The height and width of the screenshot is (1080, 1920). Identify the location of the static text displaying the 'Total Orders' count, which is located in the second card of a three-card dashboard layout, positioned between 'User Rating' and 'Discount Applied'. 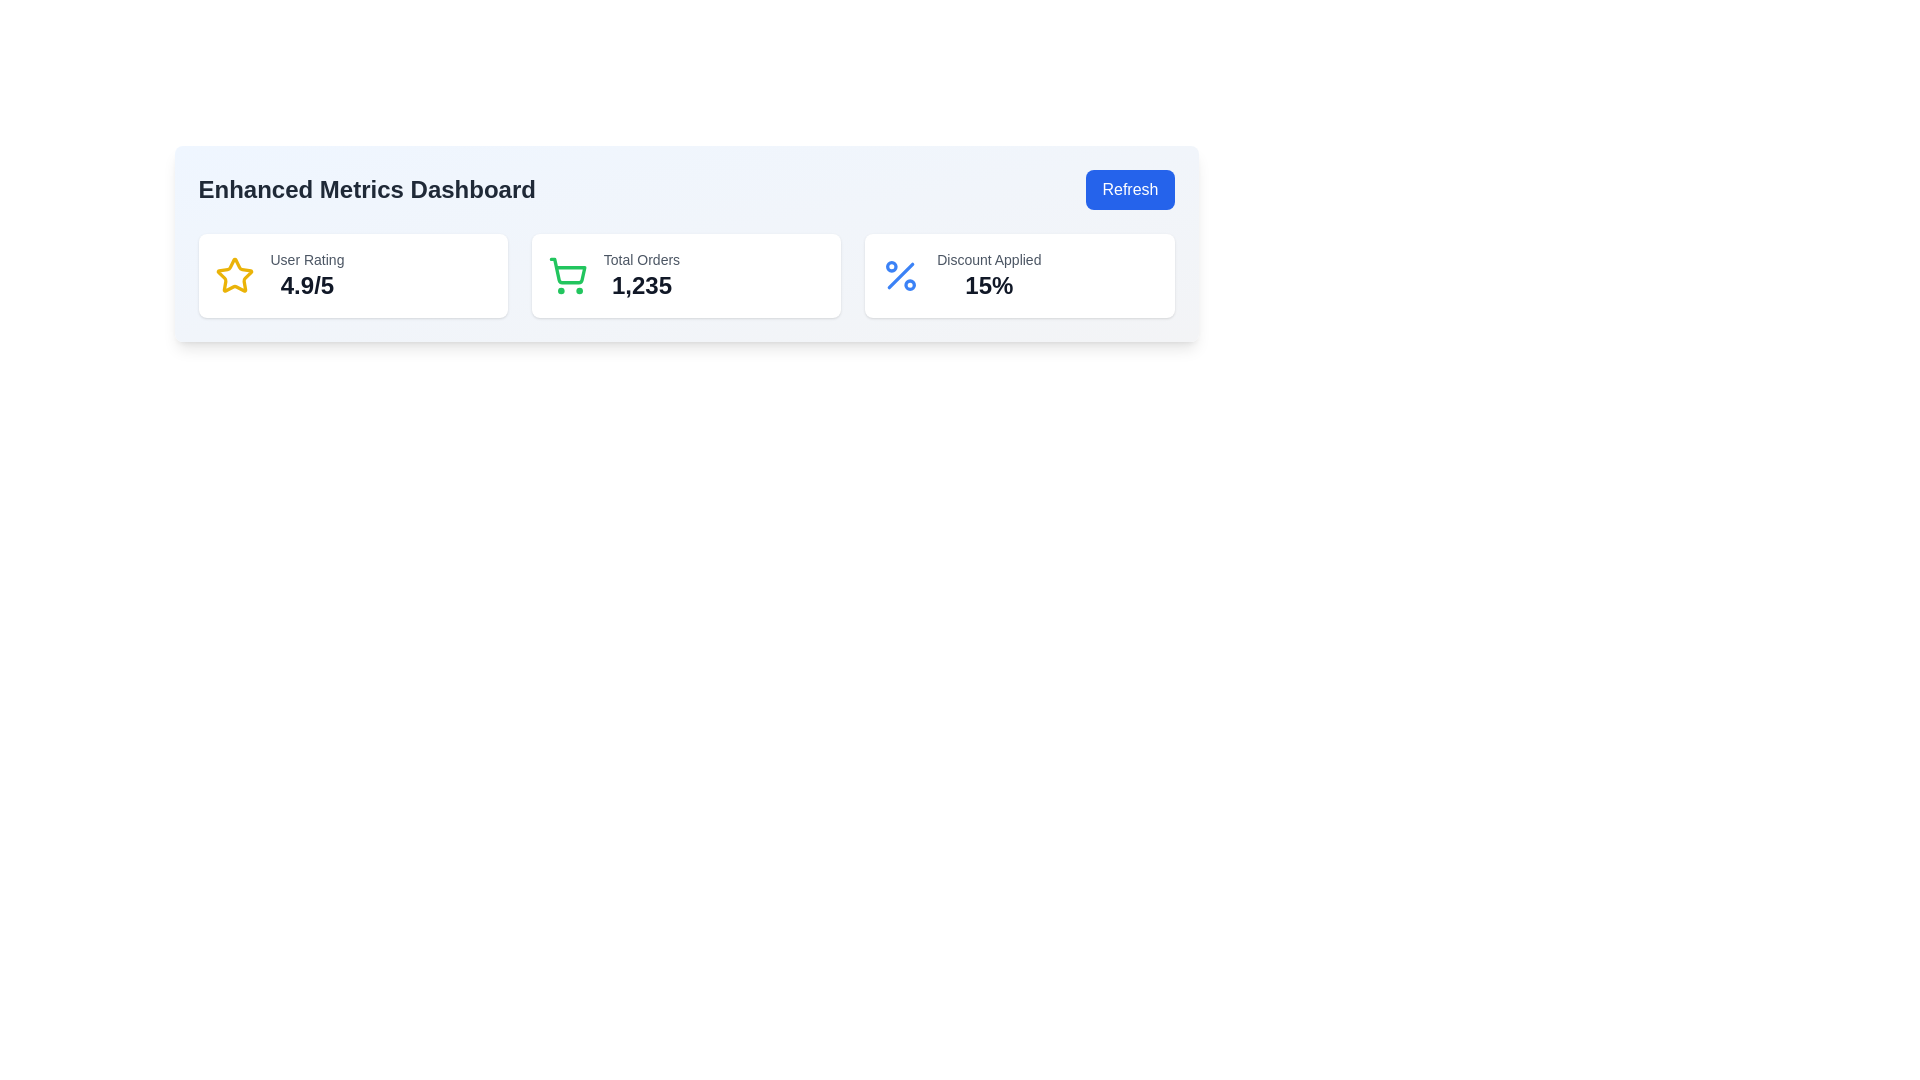
(641, 285).